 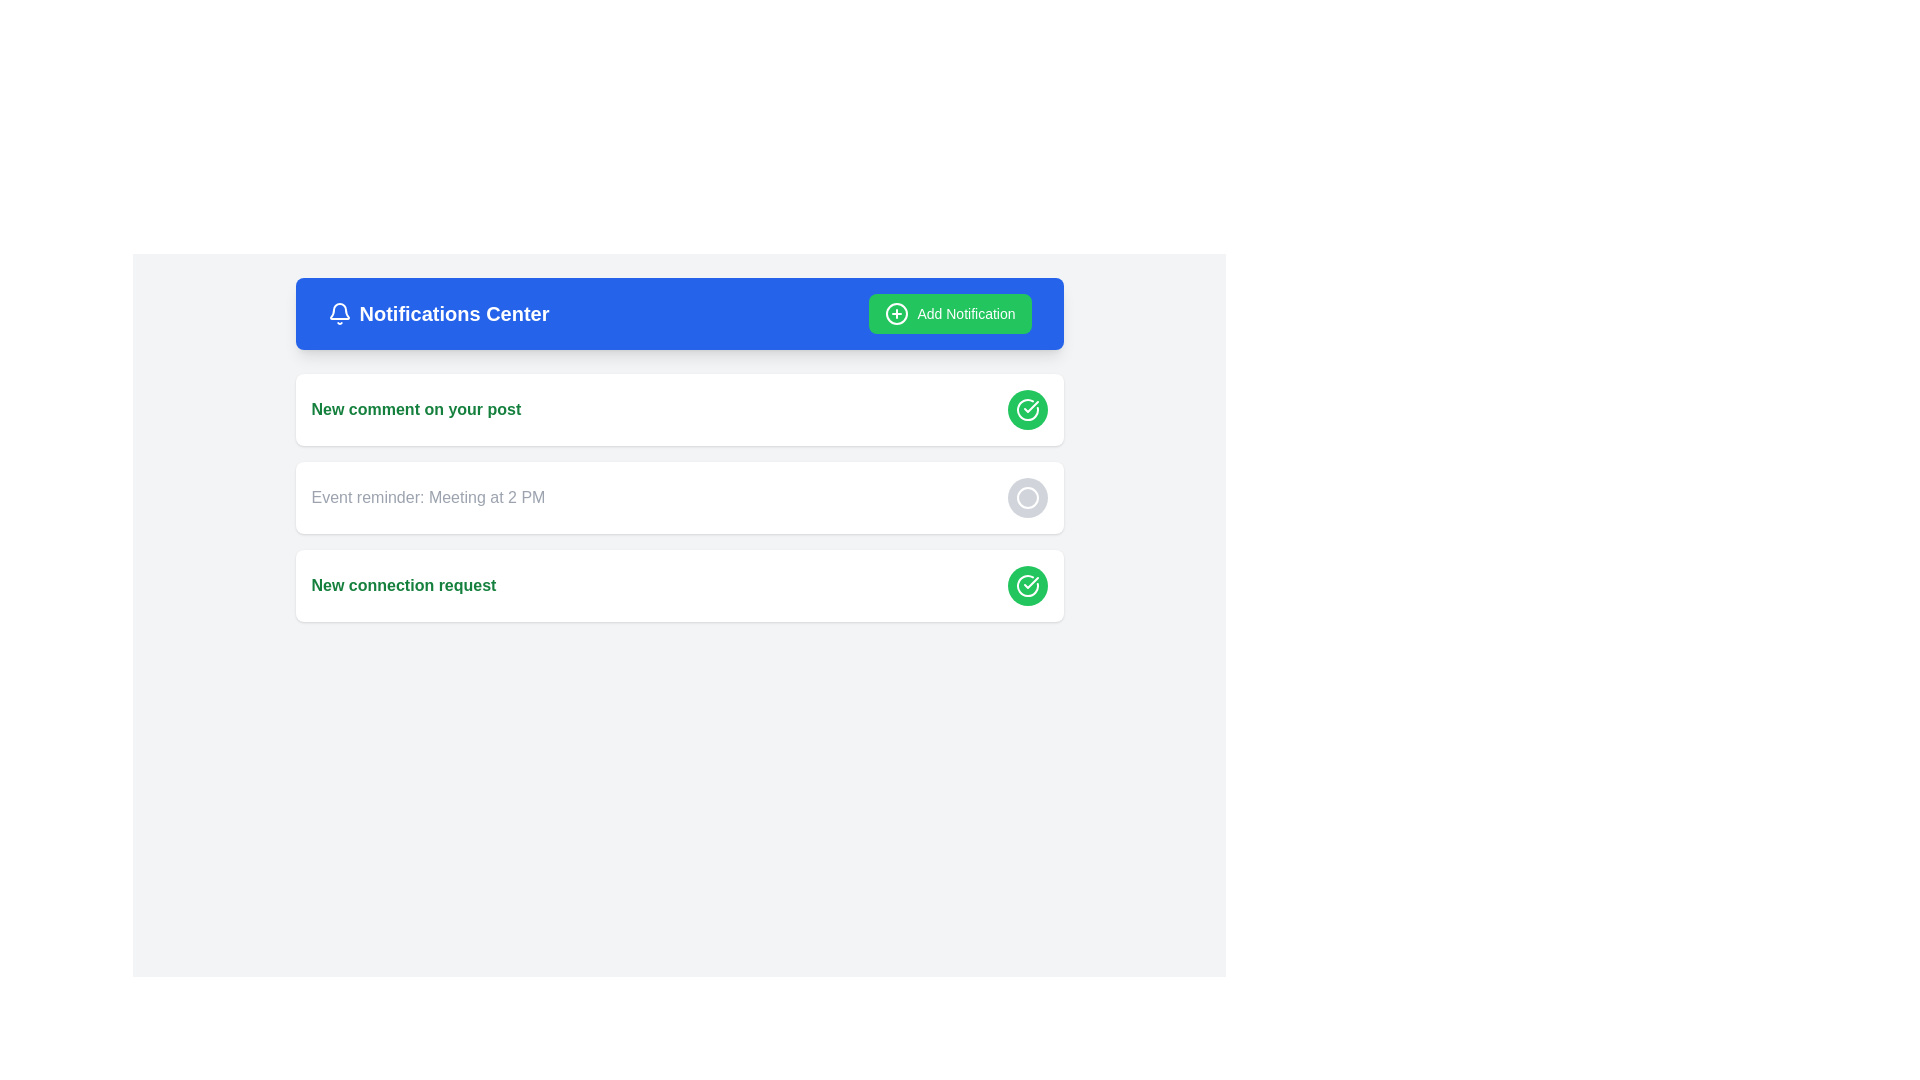 What do you see at coordinates (339, 311) in the screenshot?
I see `the bell icon representing notifications located in the top bar, to the left of 'Notifications Center'` at bounding box center [339, 311].